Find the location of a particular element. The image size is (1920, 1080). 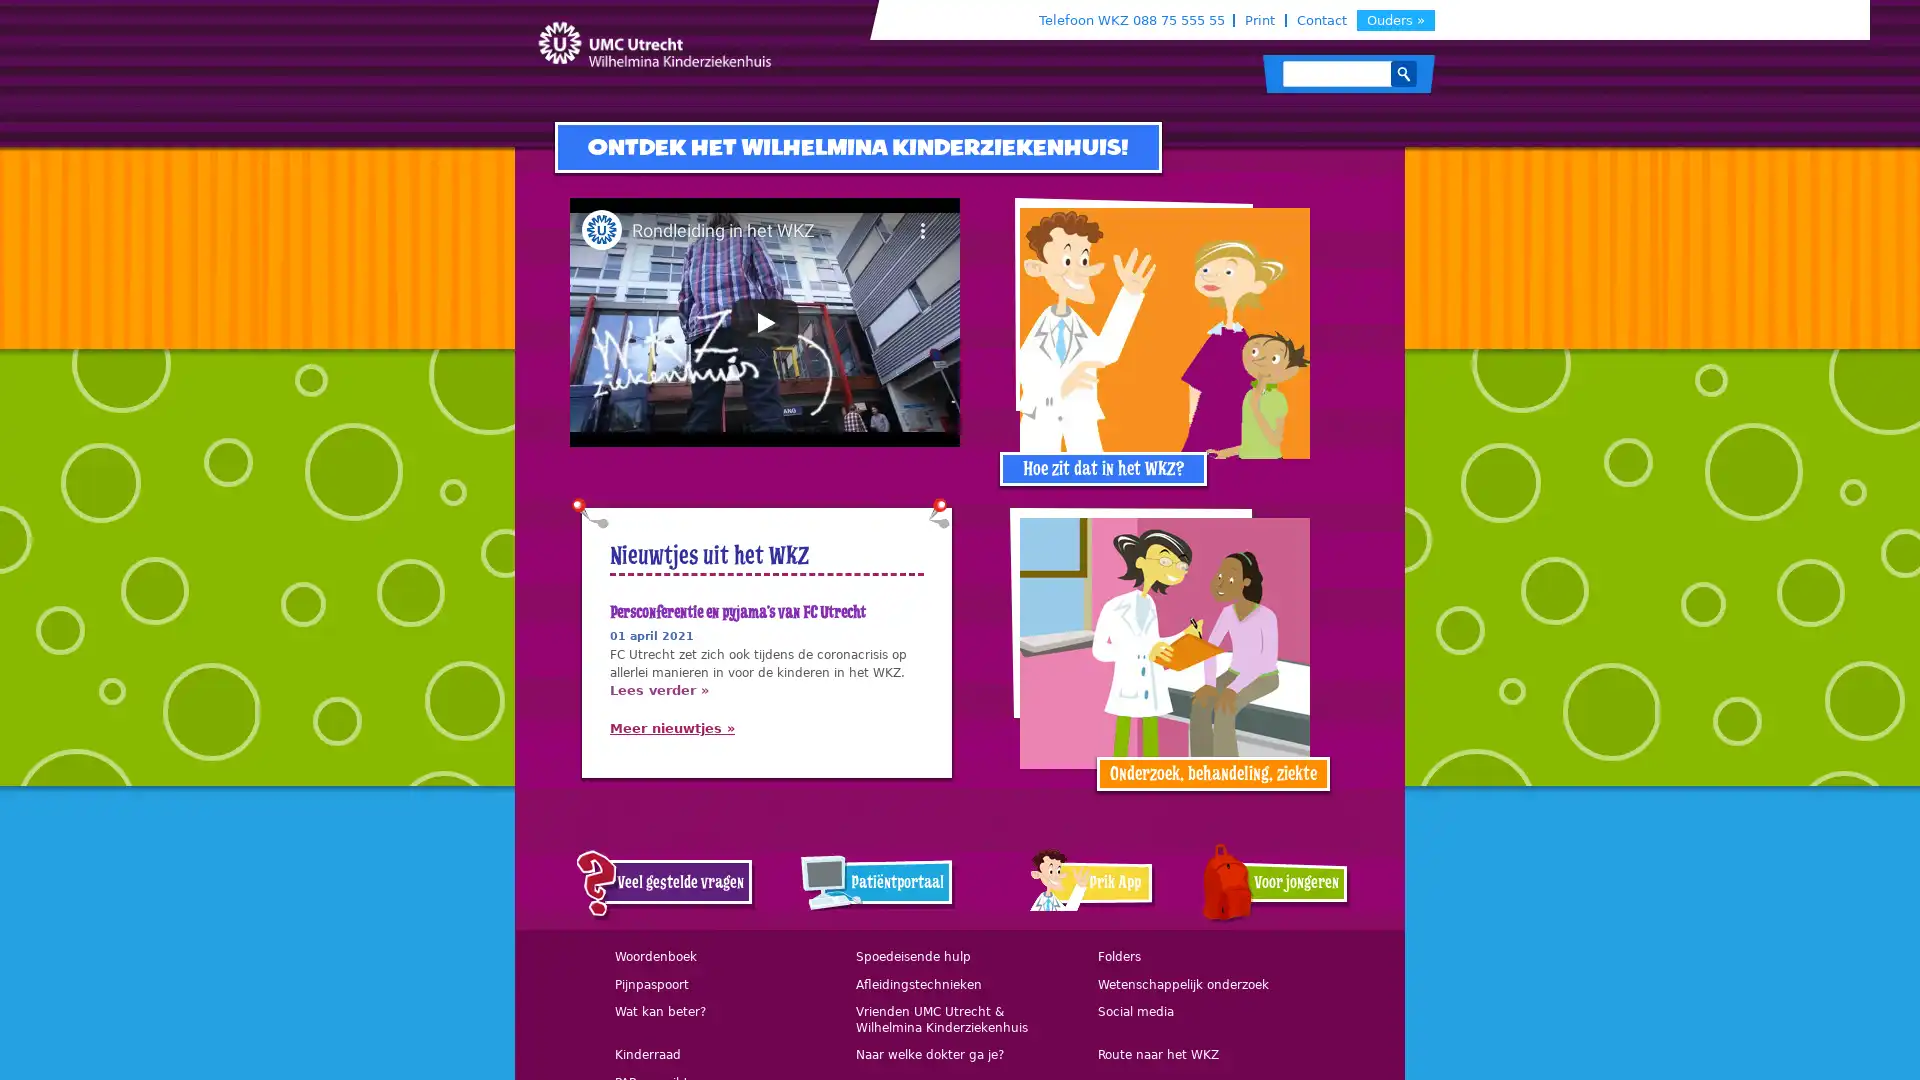

ZOEKEN is located at coordinates (1402, 72).